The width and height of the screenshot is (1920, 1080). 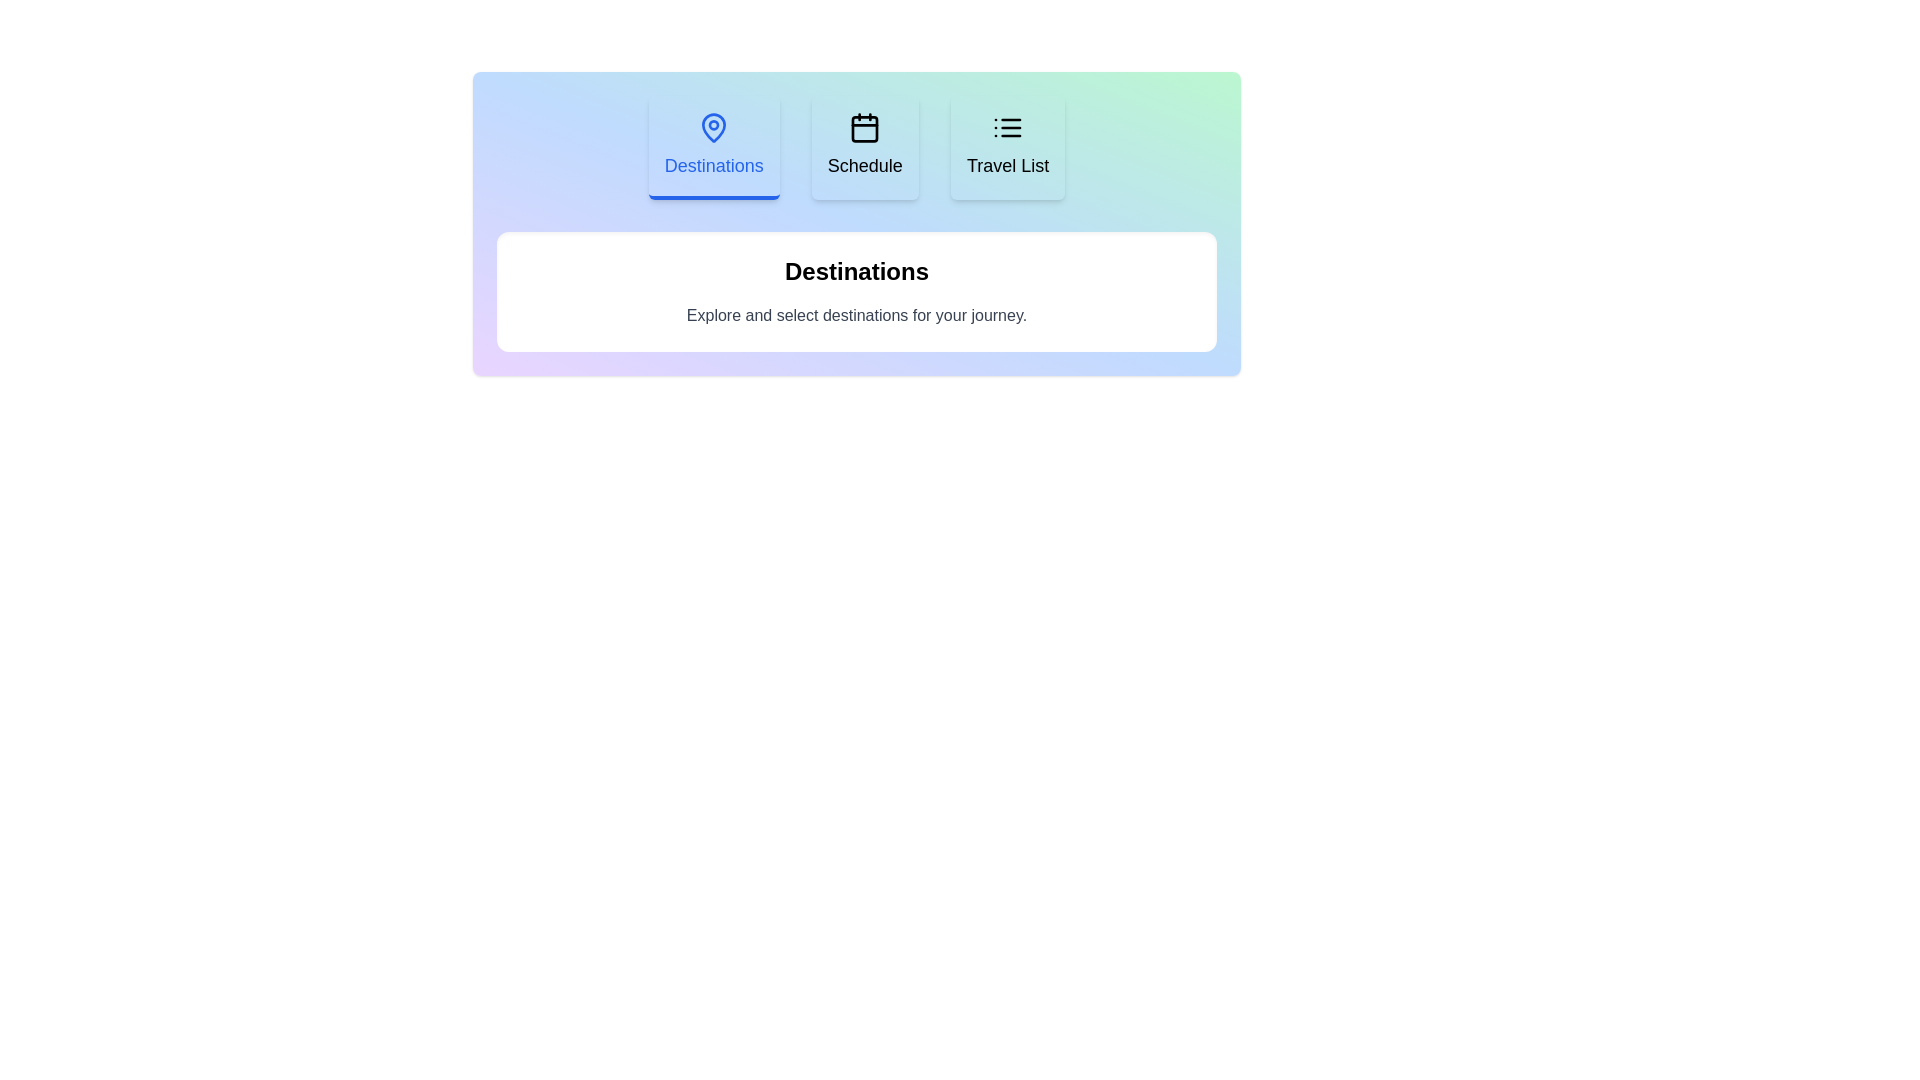 I want to click on the Destinations tab, so click(x=714, y=146).